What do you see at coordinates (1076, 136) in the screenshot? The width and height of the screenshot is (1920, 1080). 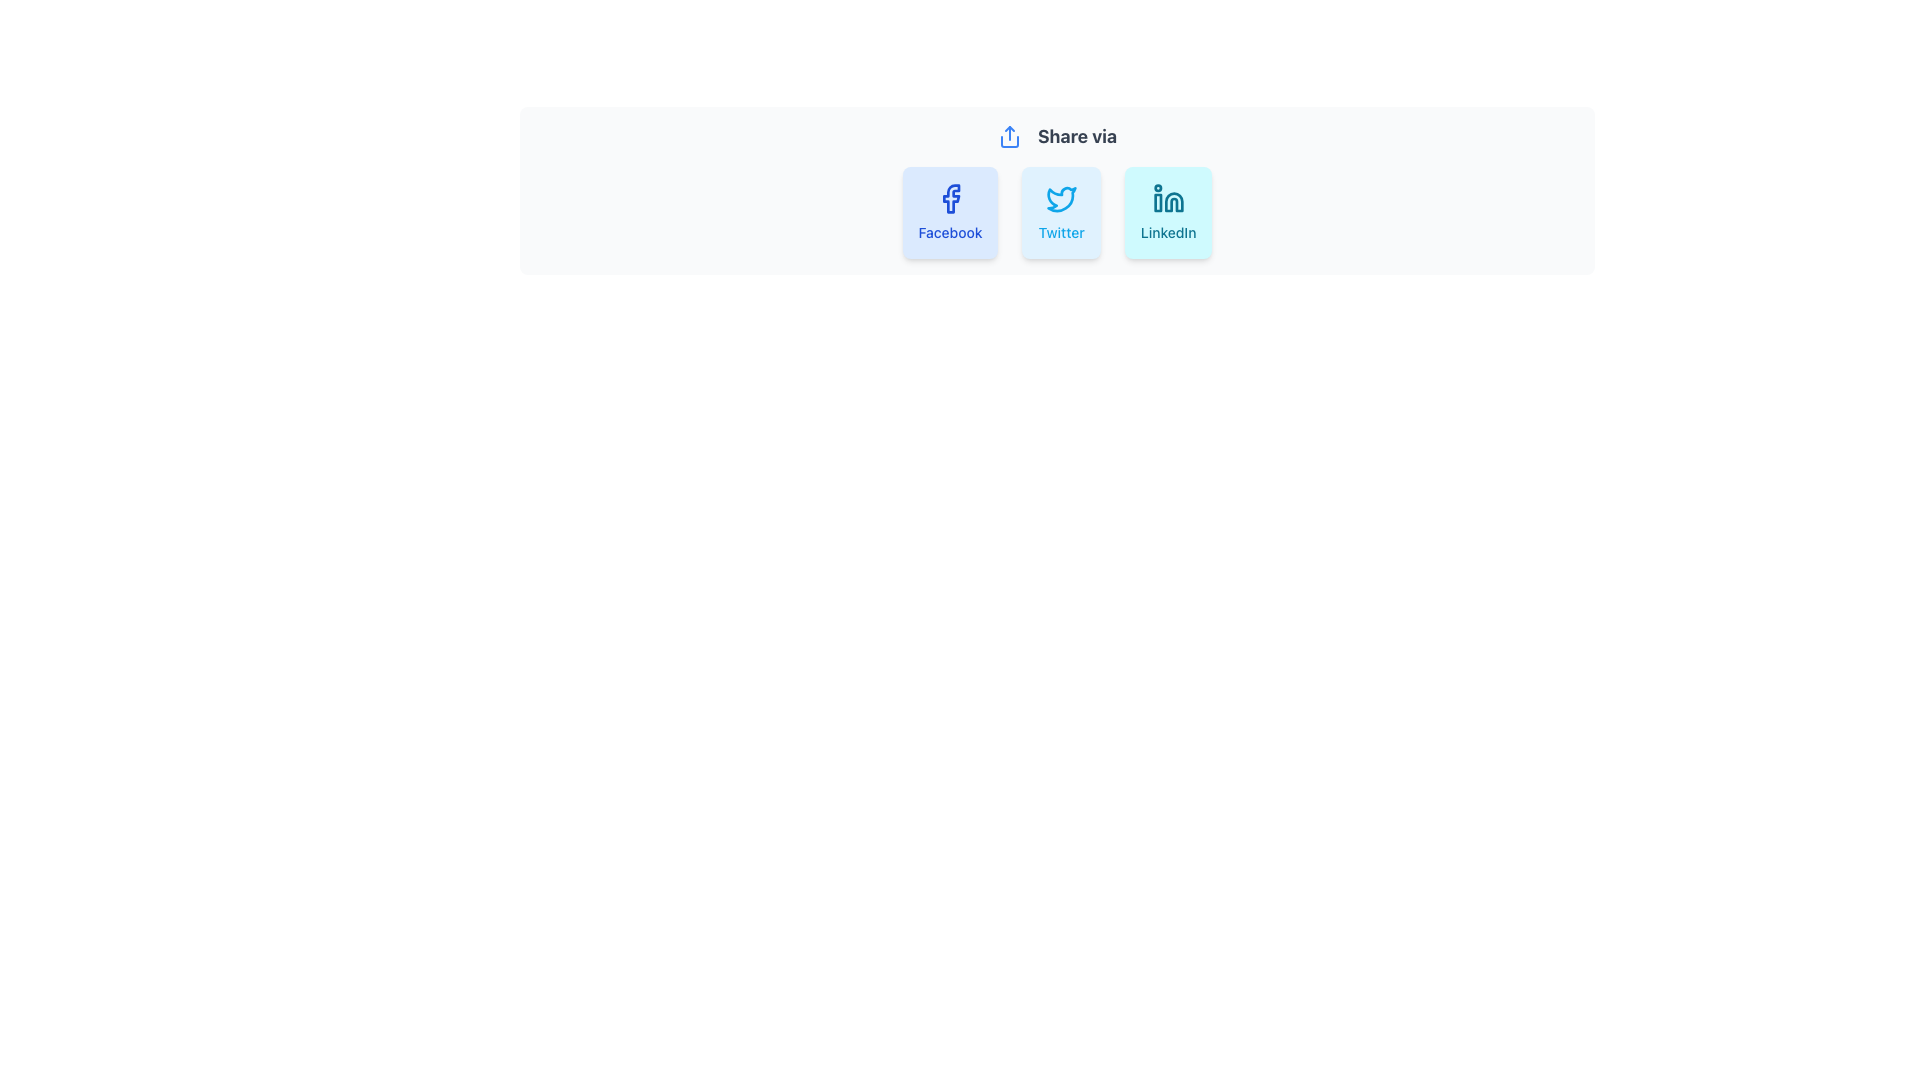 I see `the bold text label that reads 'Share via', which is prominently displayed above the social media buttons in a sharing section` at bounding box center [1076, 136].